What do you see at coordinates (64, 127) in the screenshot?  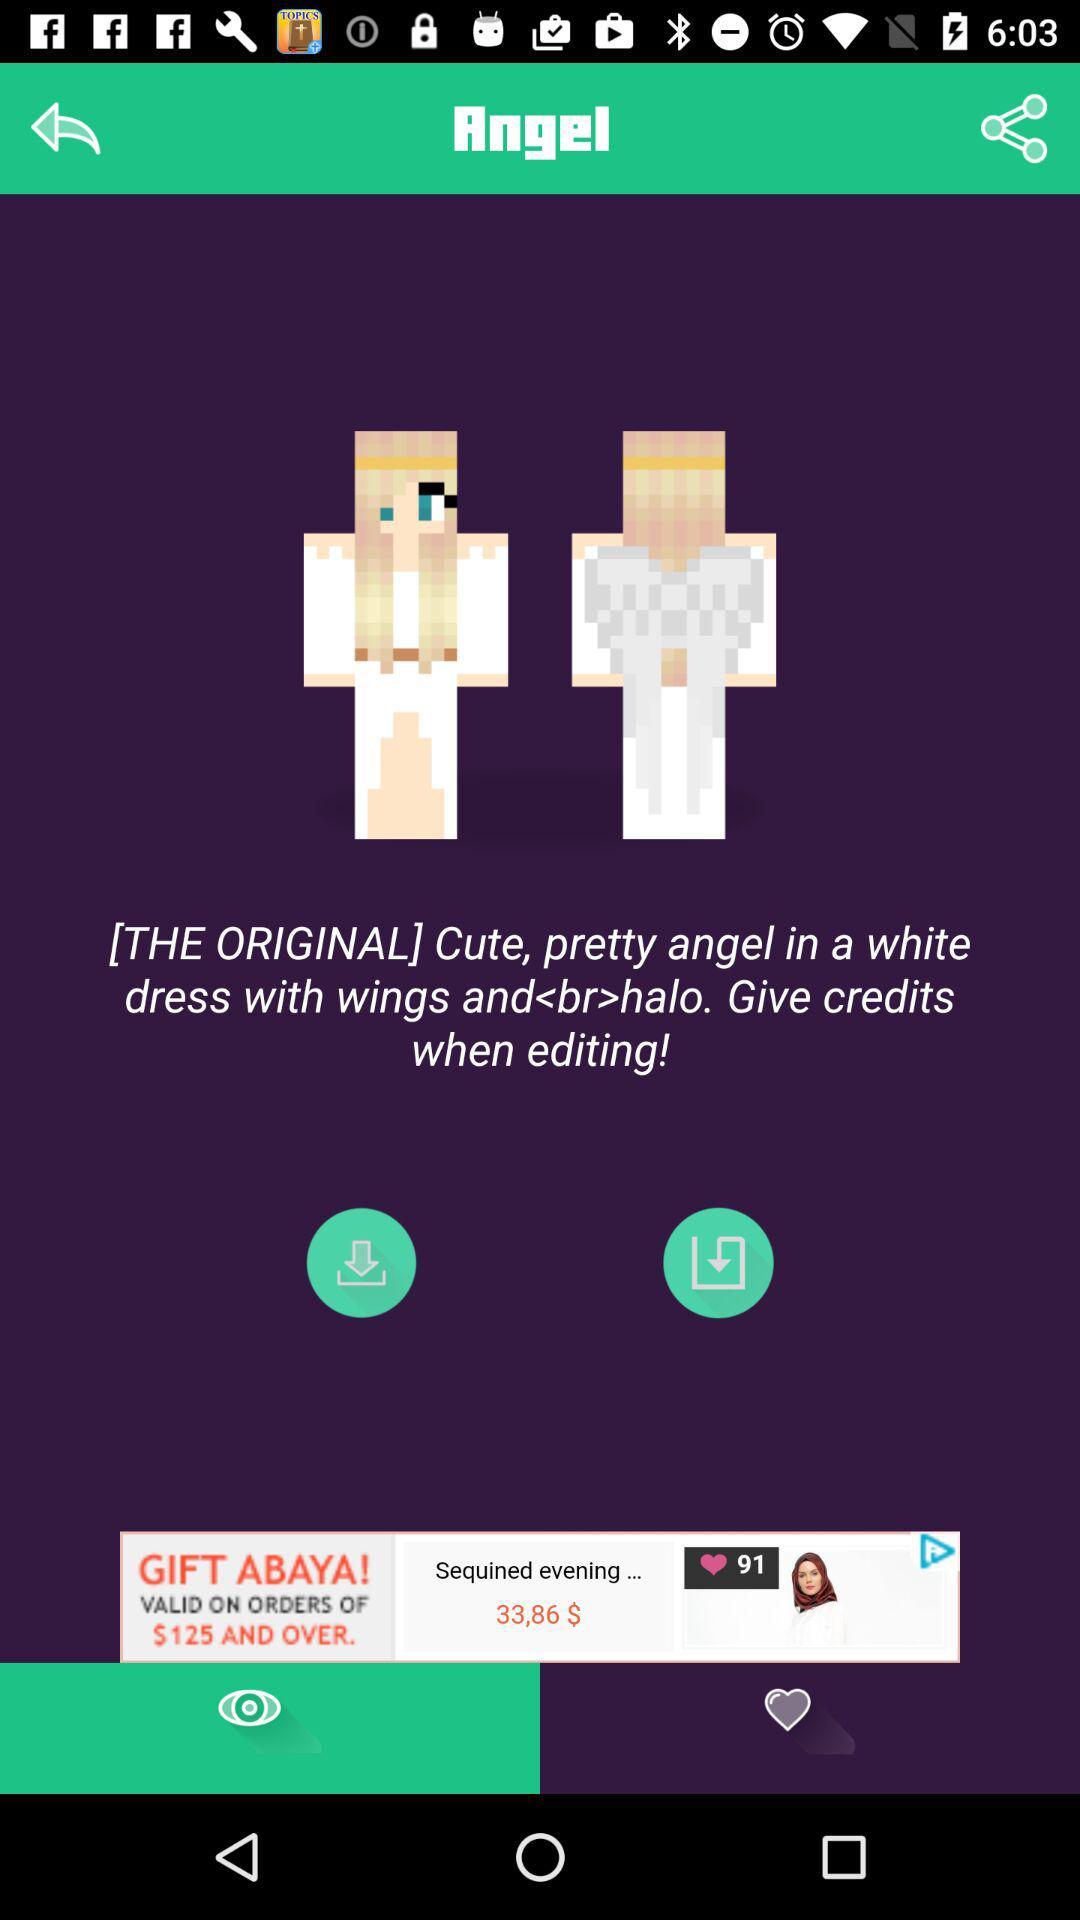 I see `the reply icon` at bounding box center [64, 127].